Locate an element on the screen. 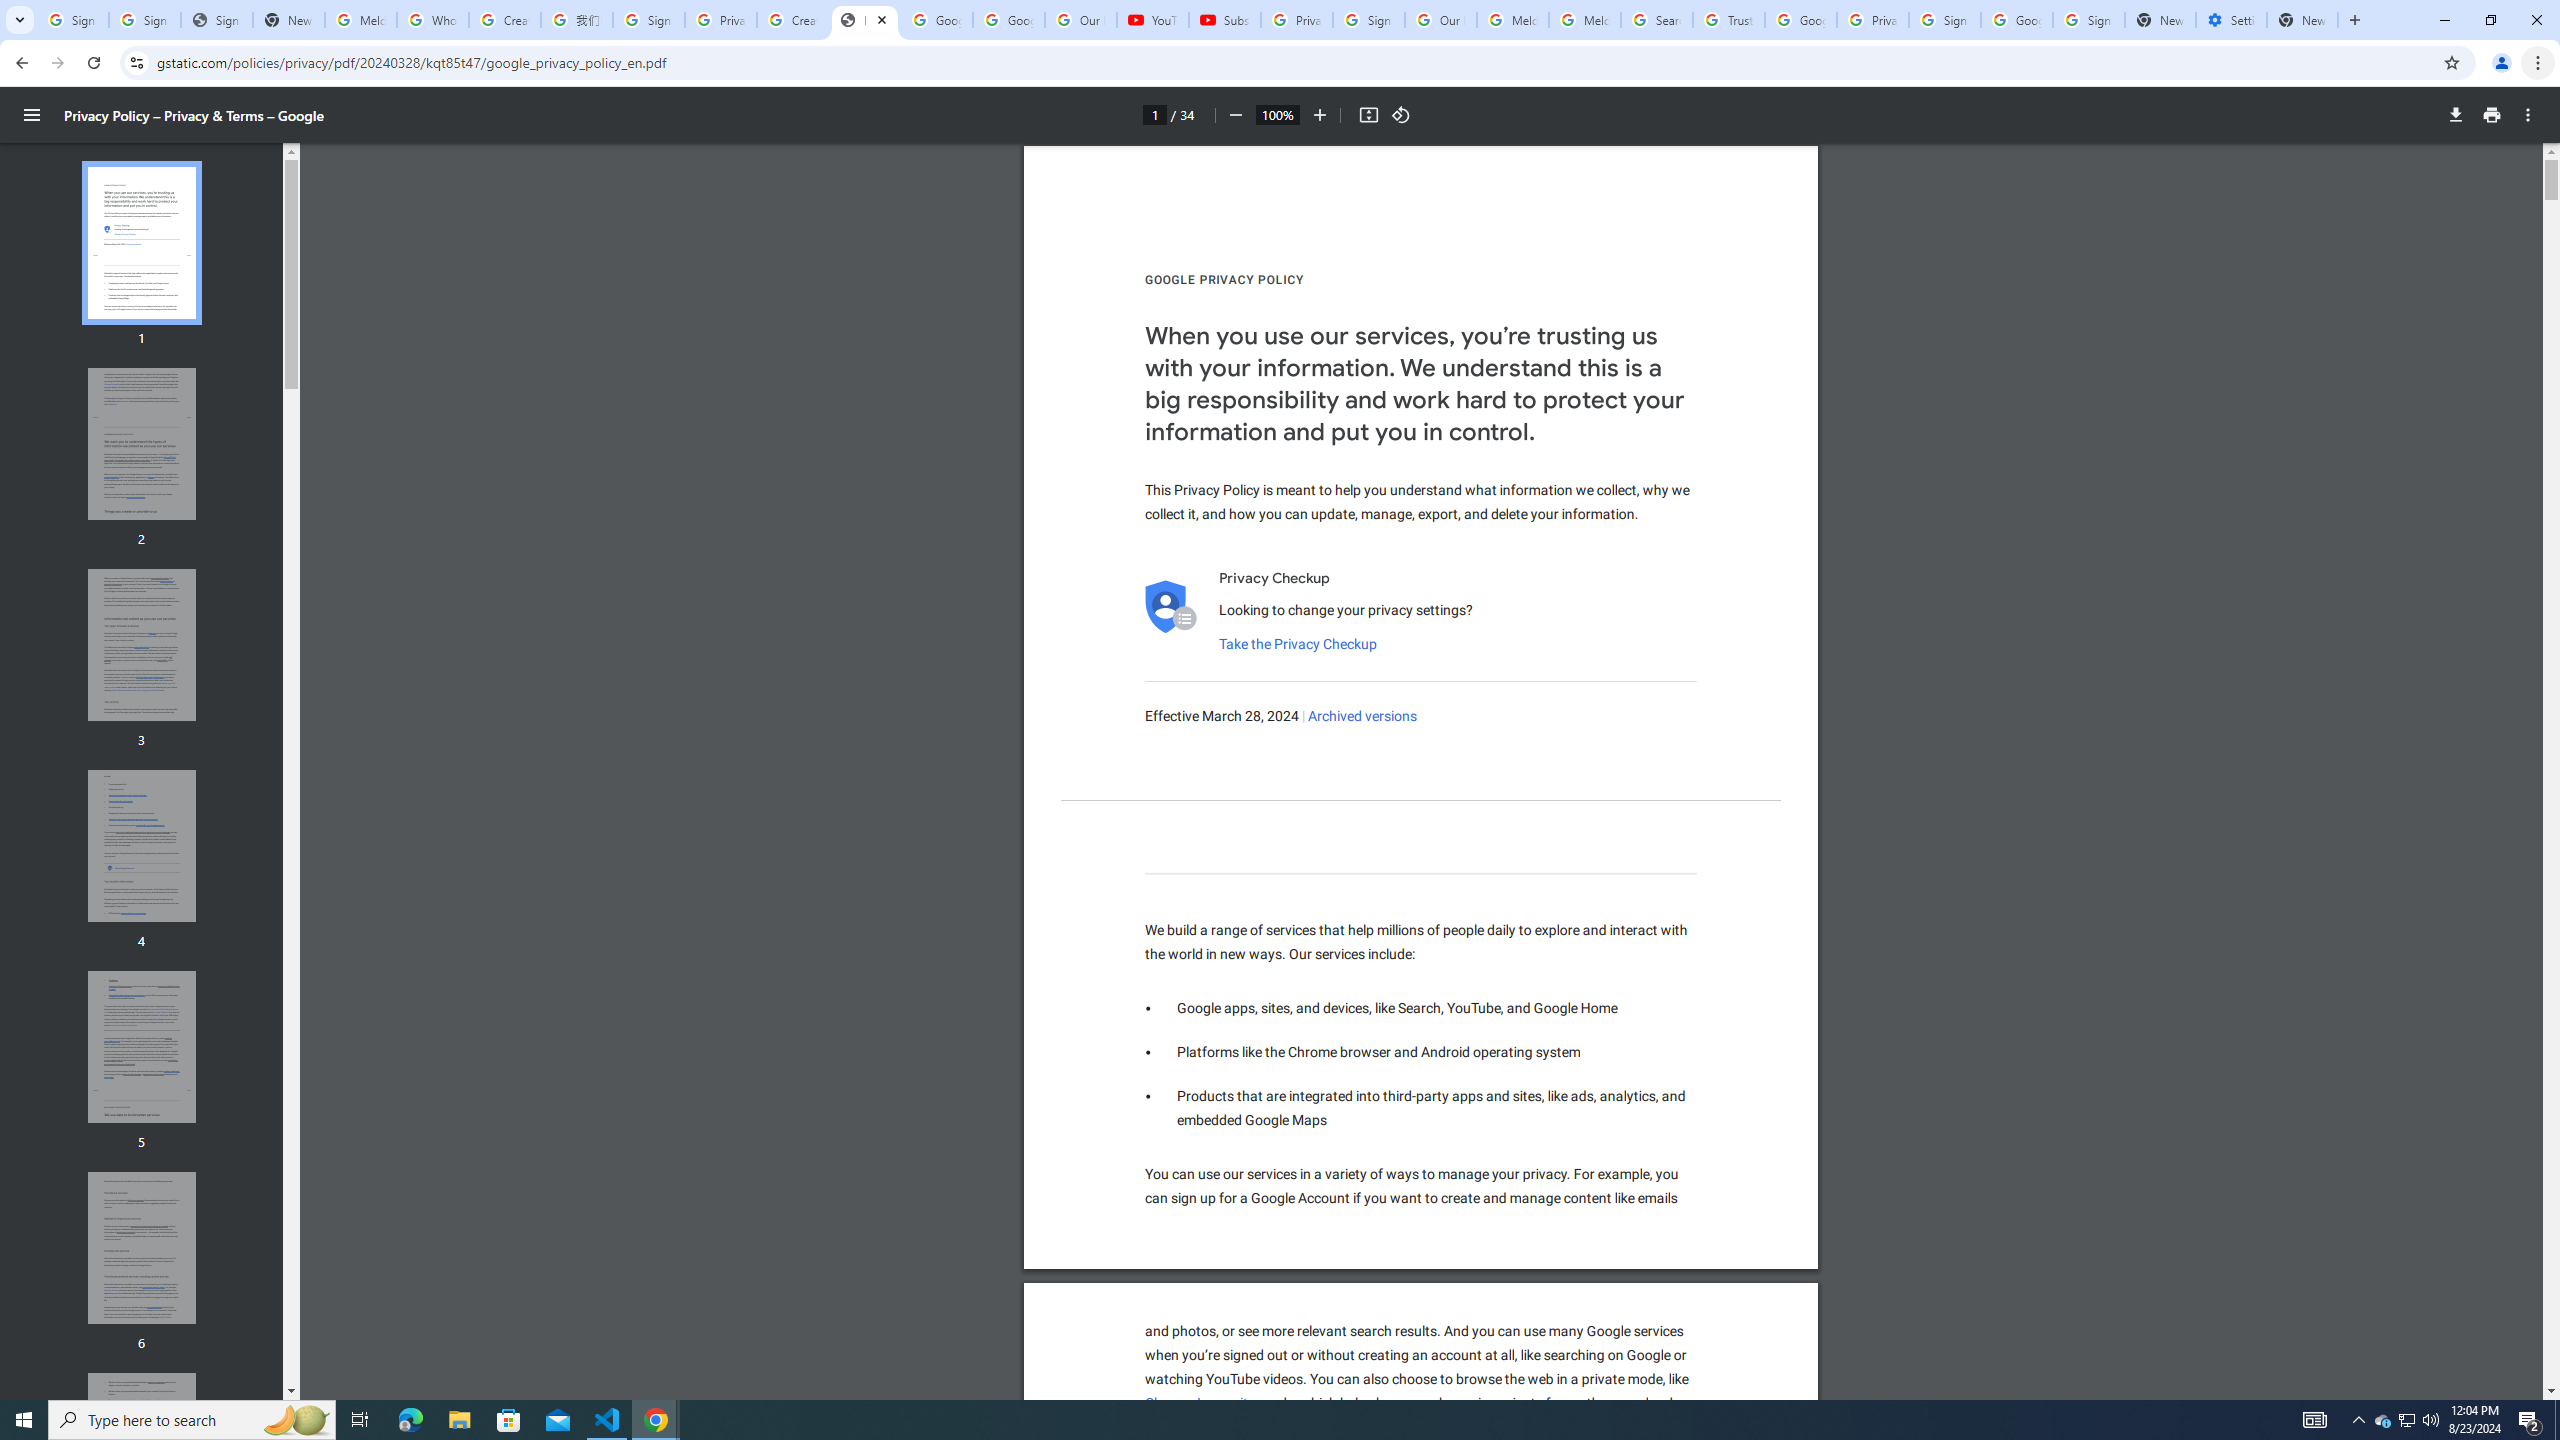 The width and height of the screenshot is (2560, 1440). 'Google Ads - Sign in' is located at coordinates (1799, 19).